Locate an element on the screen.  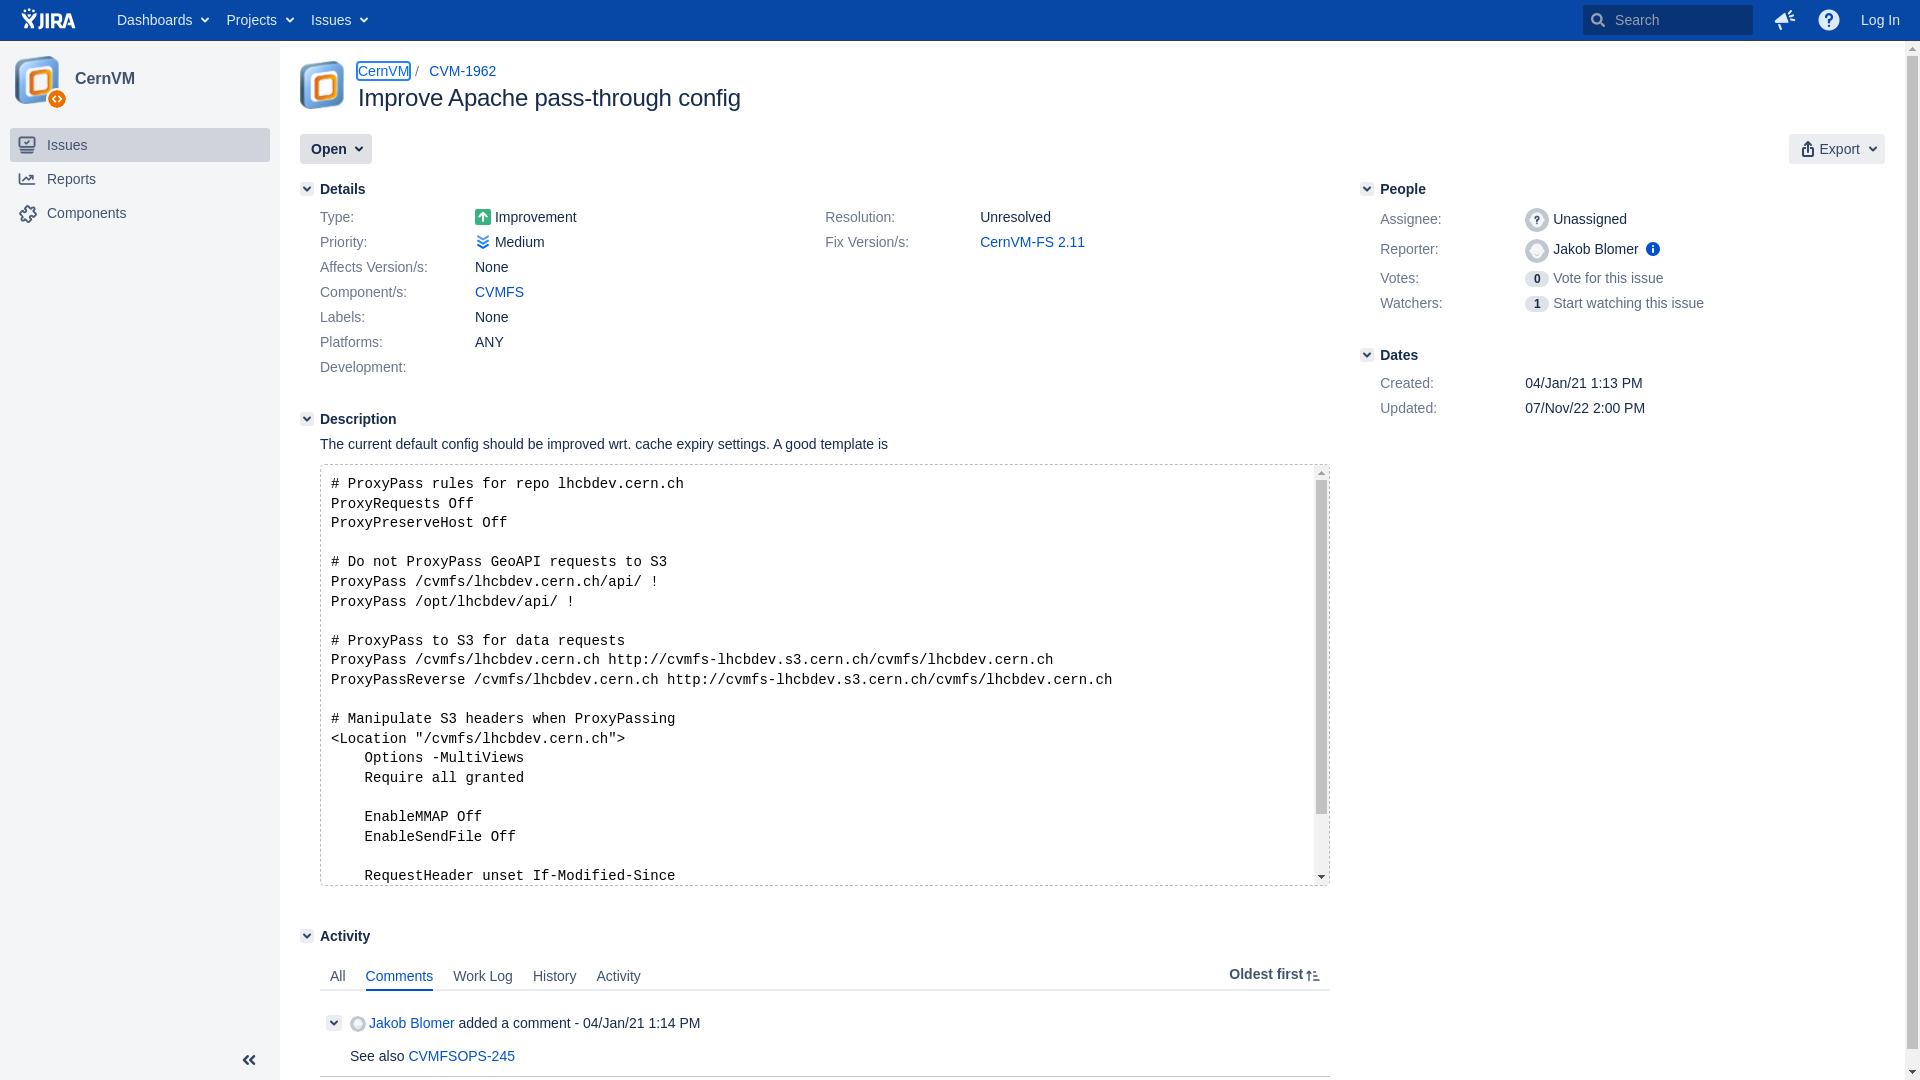
'Oldest first' is located at coordinates (1274, 974).